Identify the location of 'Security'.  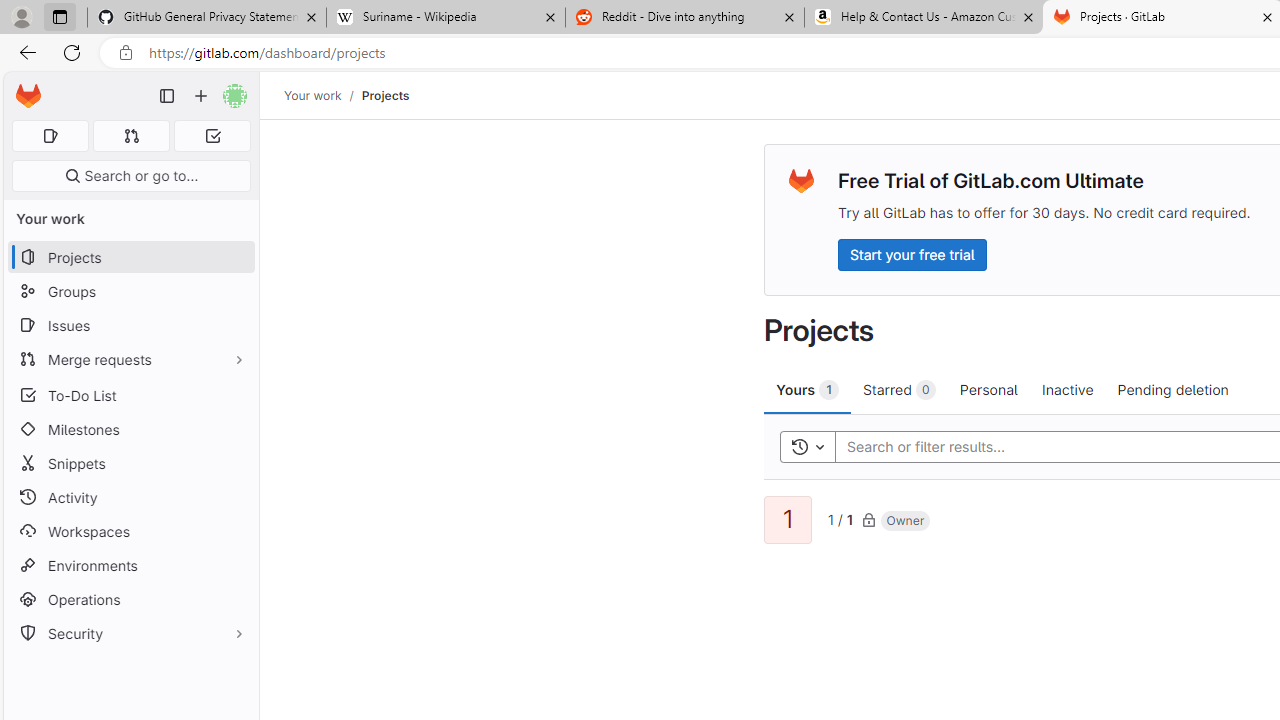
(130, 633).